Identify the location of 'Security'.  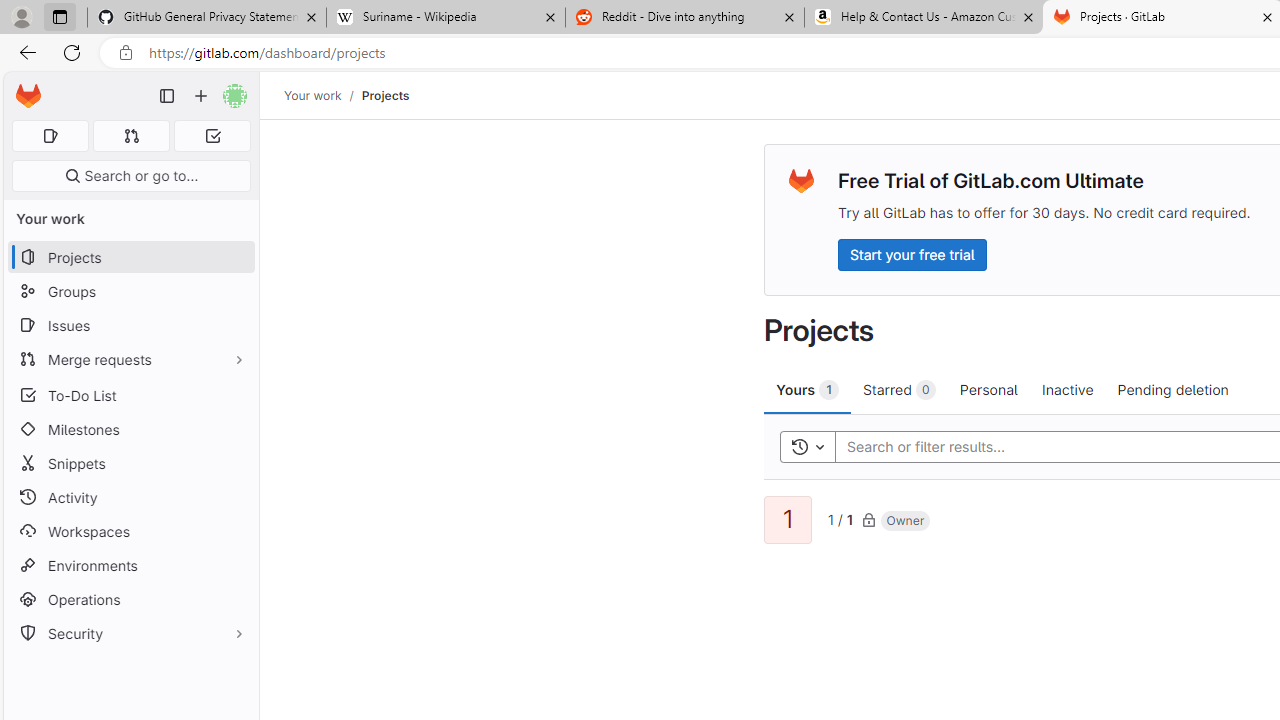
(130, 633).